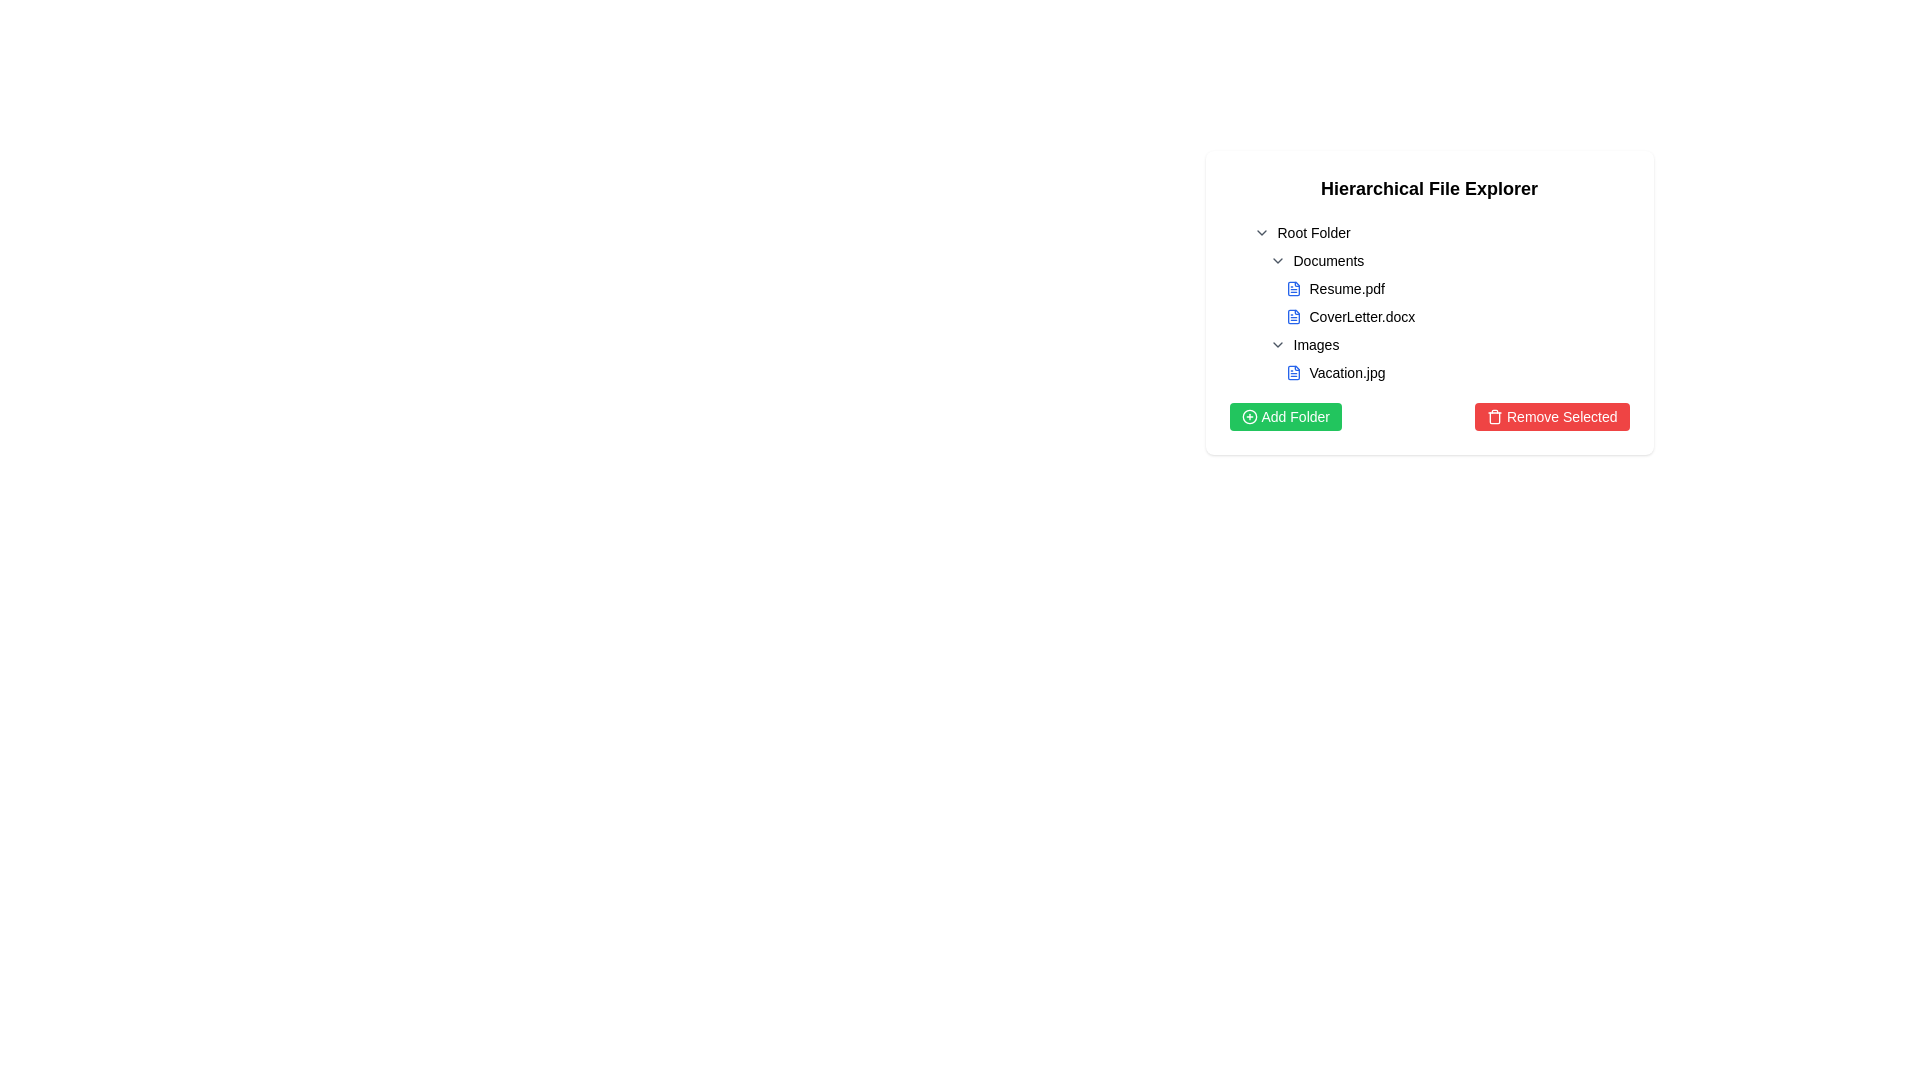 The height and width of the screenshot is (1080, 1920). Describe the element at coordinates (1551, 415) in the screenshot. I see `the remove button located at the bottom right of the file explorer UI` at that location.